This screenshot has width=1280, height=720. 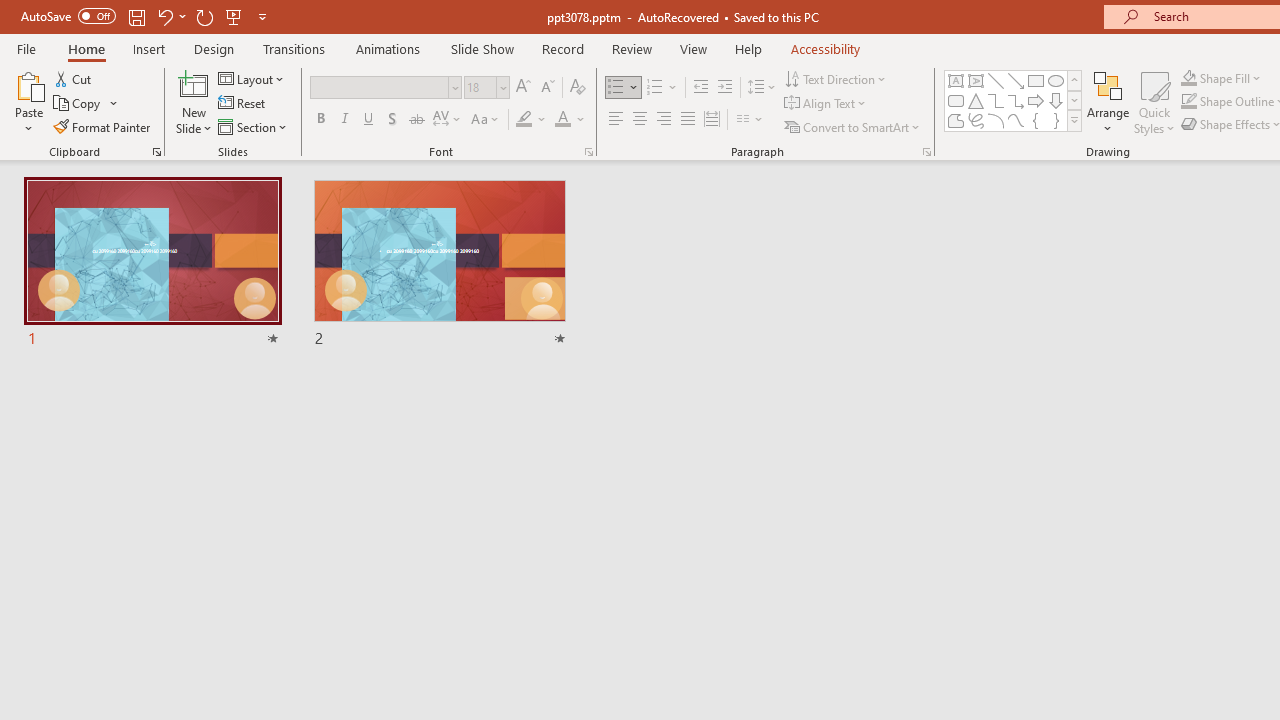 I want to click on 'Quick Styles', so click(x=1154, y=103).